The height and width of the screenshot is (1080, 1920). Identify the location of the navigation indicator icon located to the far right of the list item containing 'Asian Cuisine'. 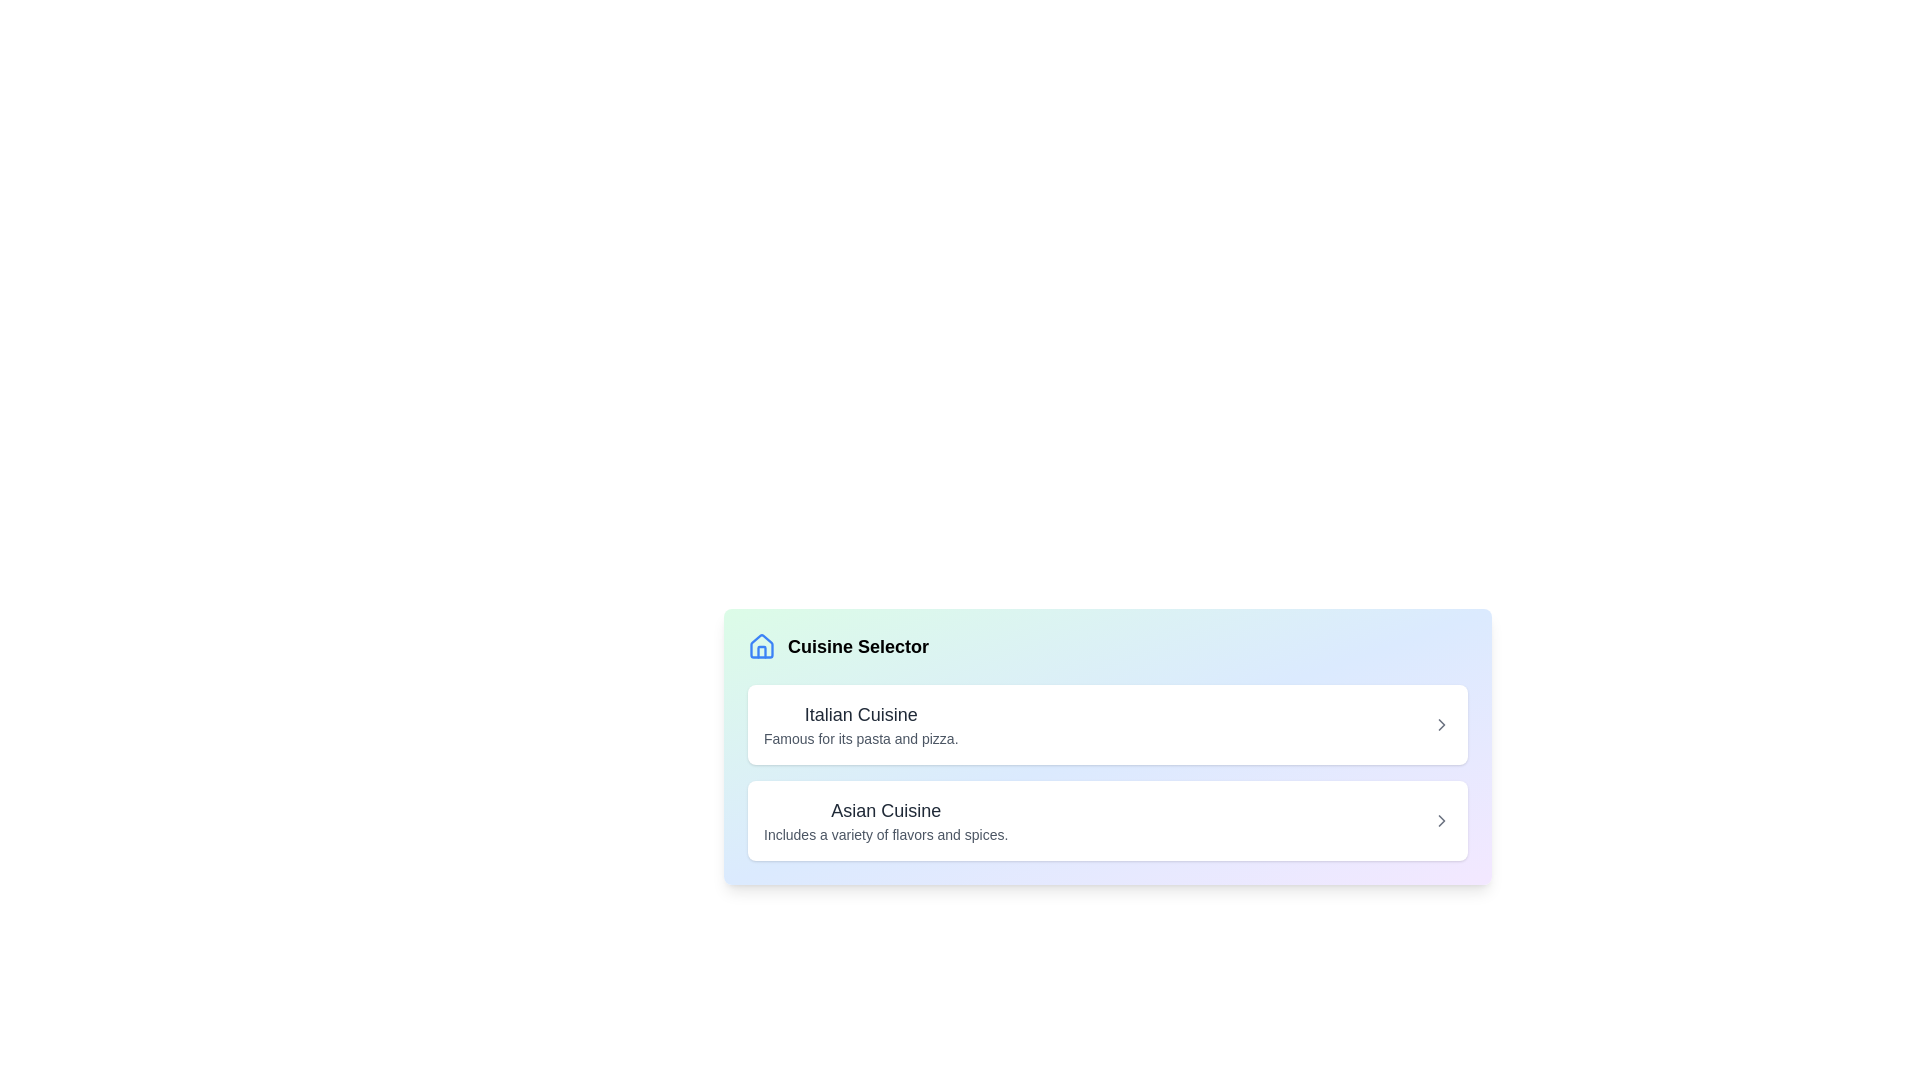
(1441, 821).